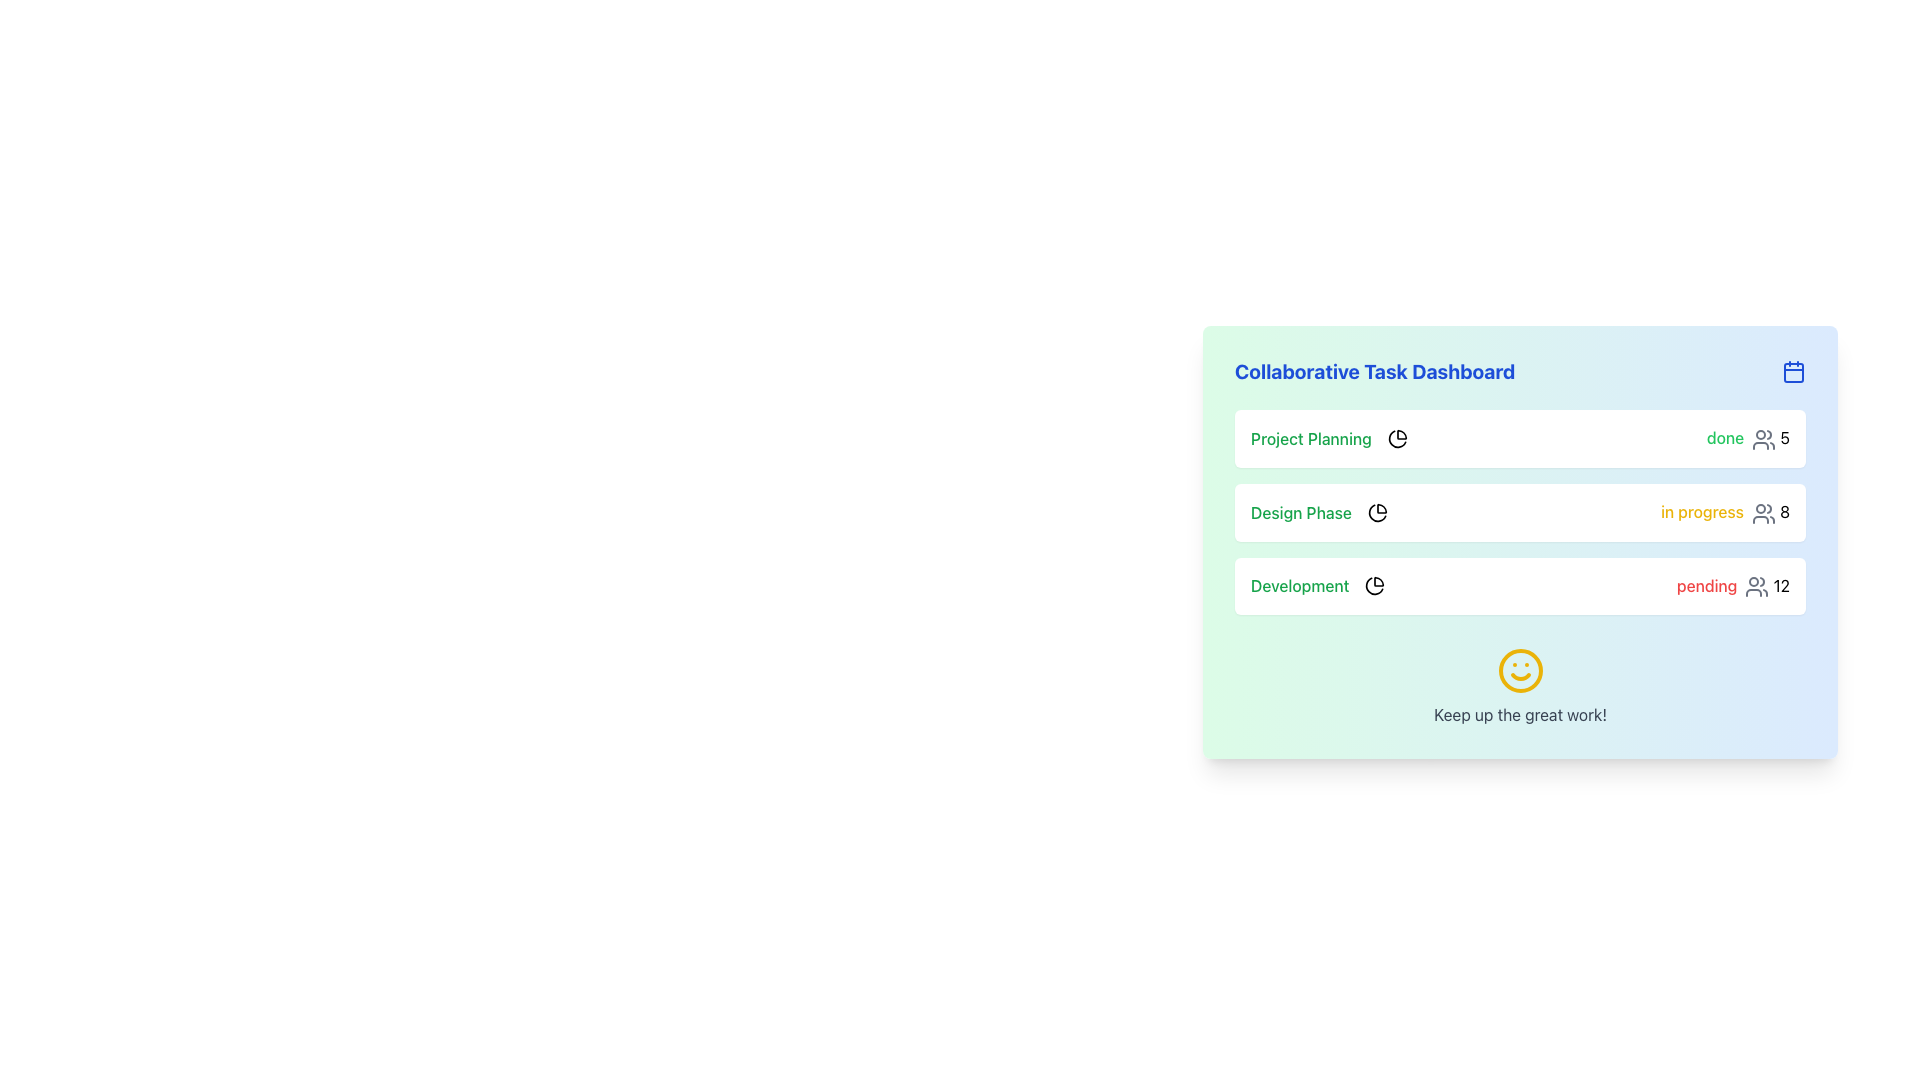 This screenshot has width=1920, height=1080. I want to click on the second icon in the 'Design Phase' row of the progress list, which visually represents the number of users associated with the task labeled 'Design Phase', so click(1763, 512).